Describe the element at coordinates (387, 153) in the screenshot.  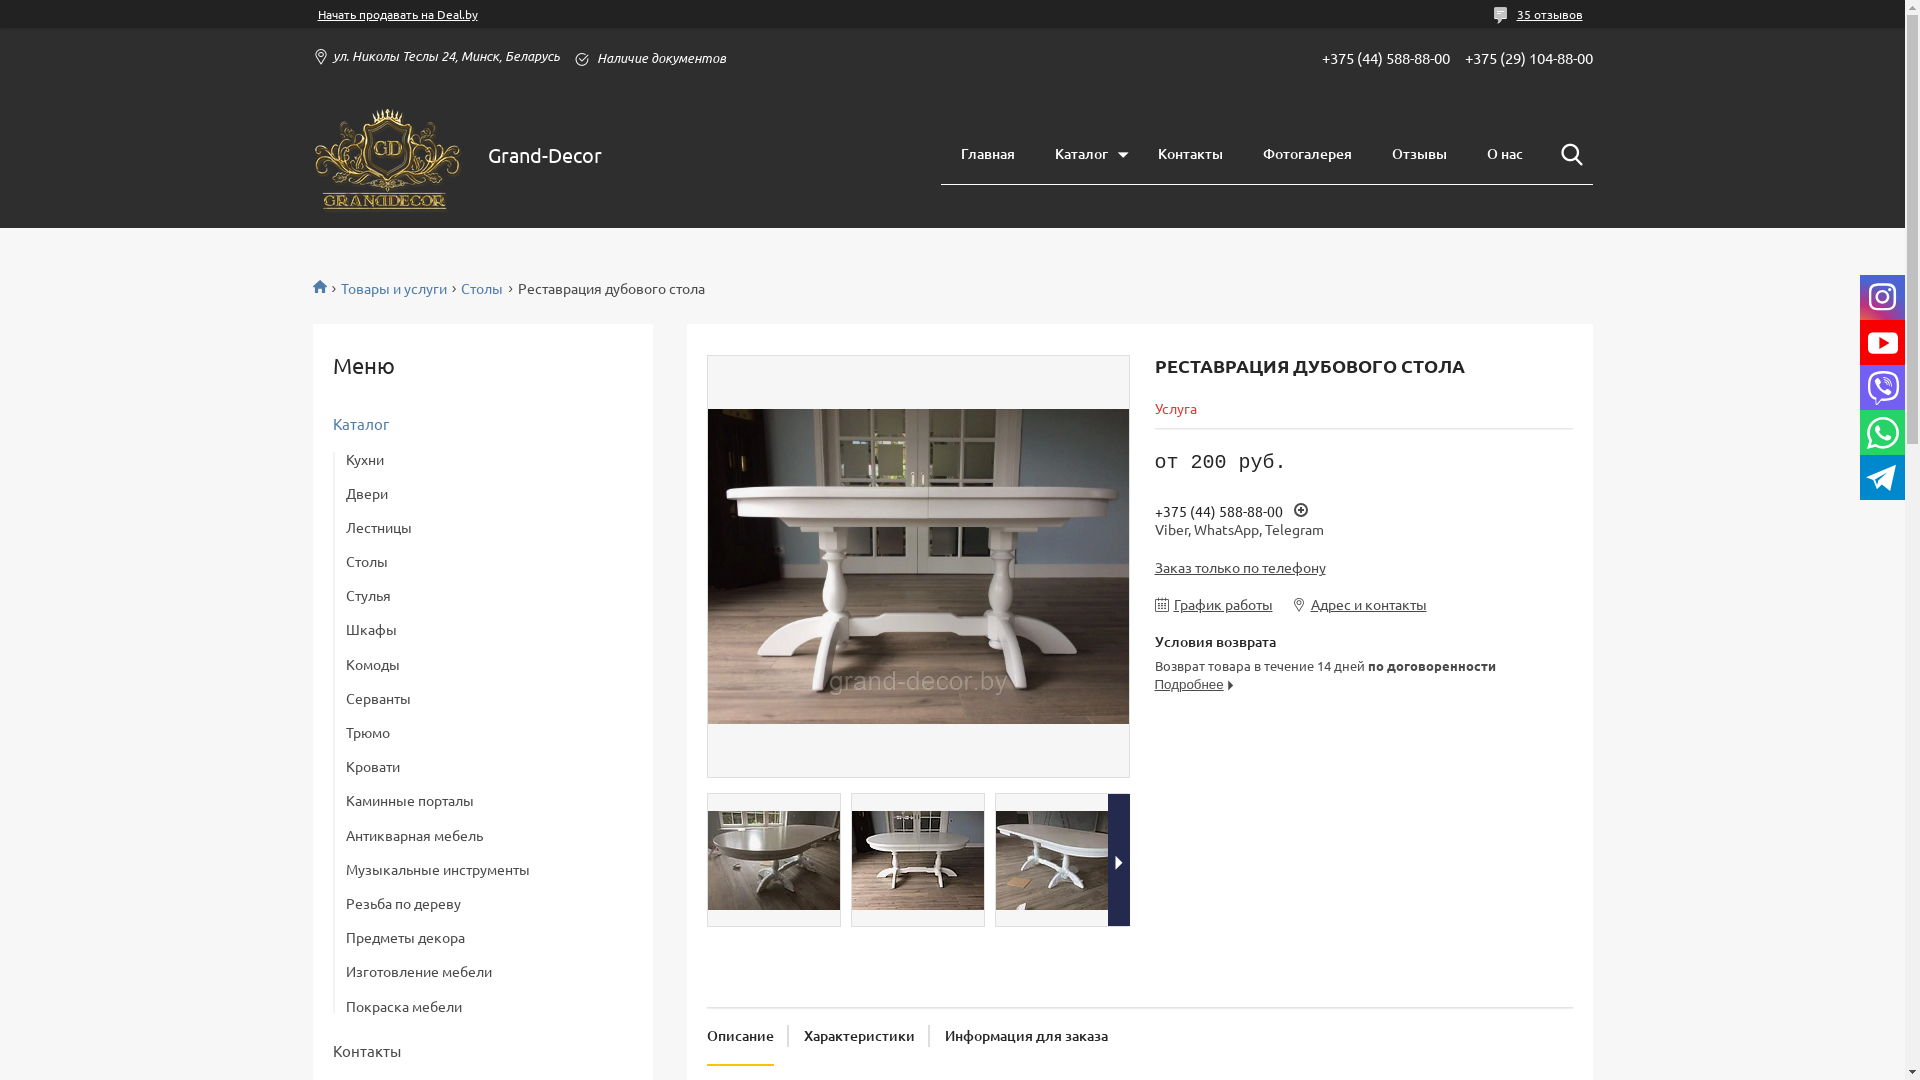
I see `'Grand Decor'` at that location.